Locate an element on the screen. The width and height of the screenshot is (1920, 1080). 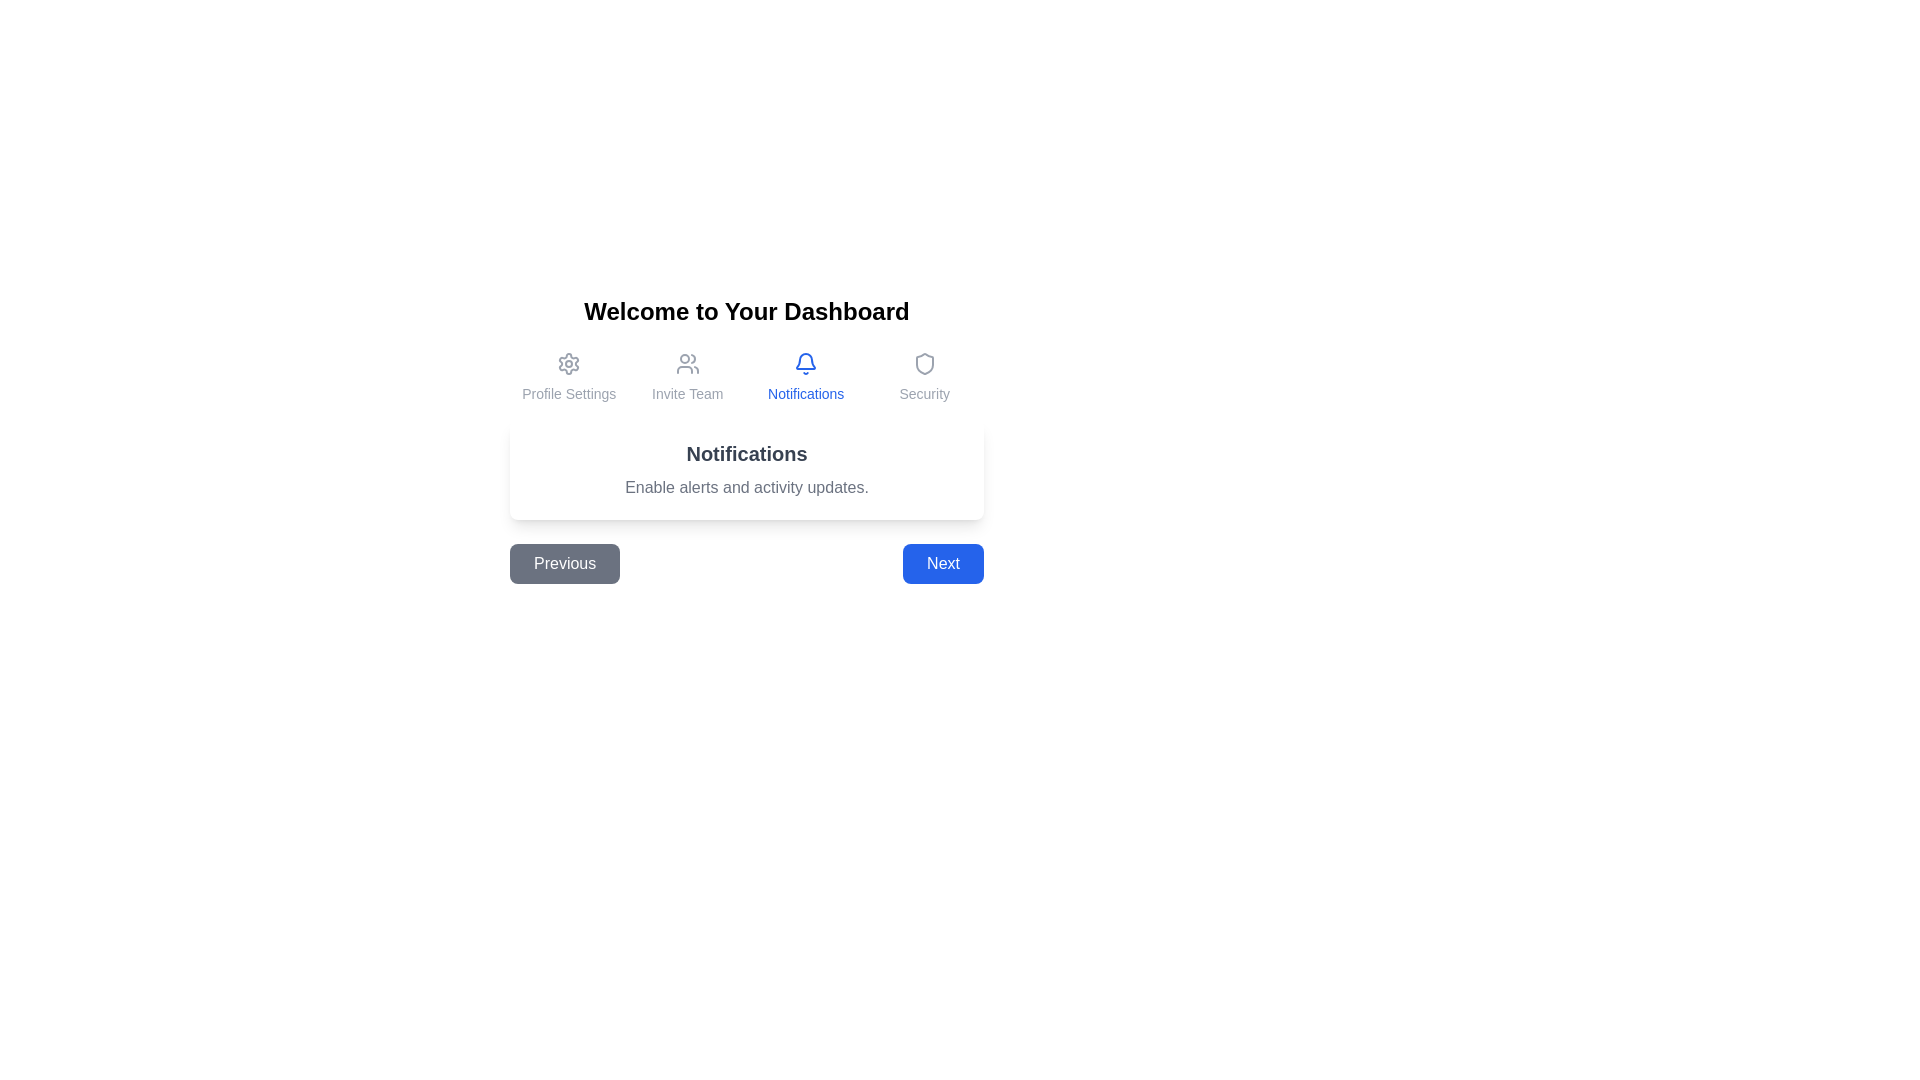
the 'Notifications' button, which features a blue bell icon and blue text, located between the 'Invite Team' and 'Security' options is located at coordinates (806, 378).